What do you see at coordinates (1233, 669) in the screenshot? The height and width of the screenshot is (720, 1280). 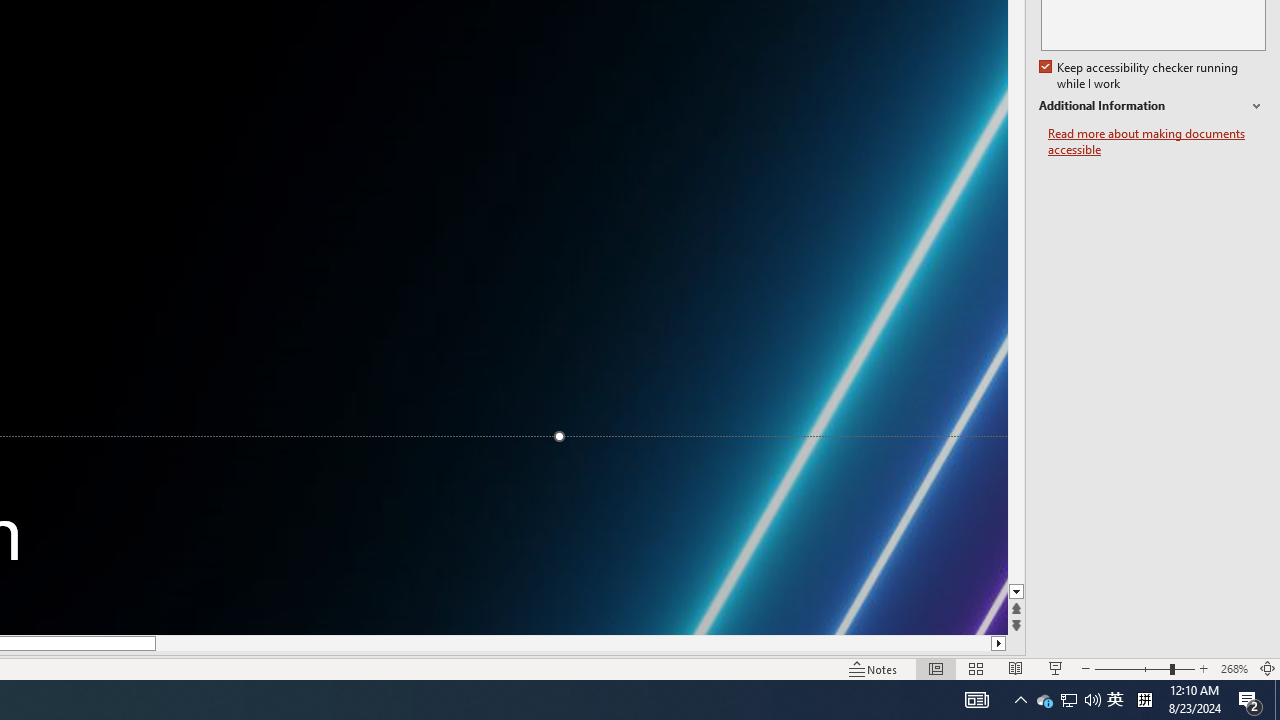 I see `'Zoom 268%'` at bounding box center [1233, 669].